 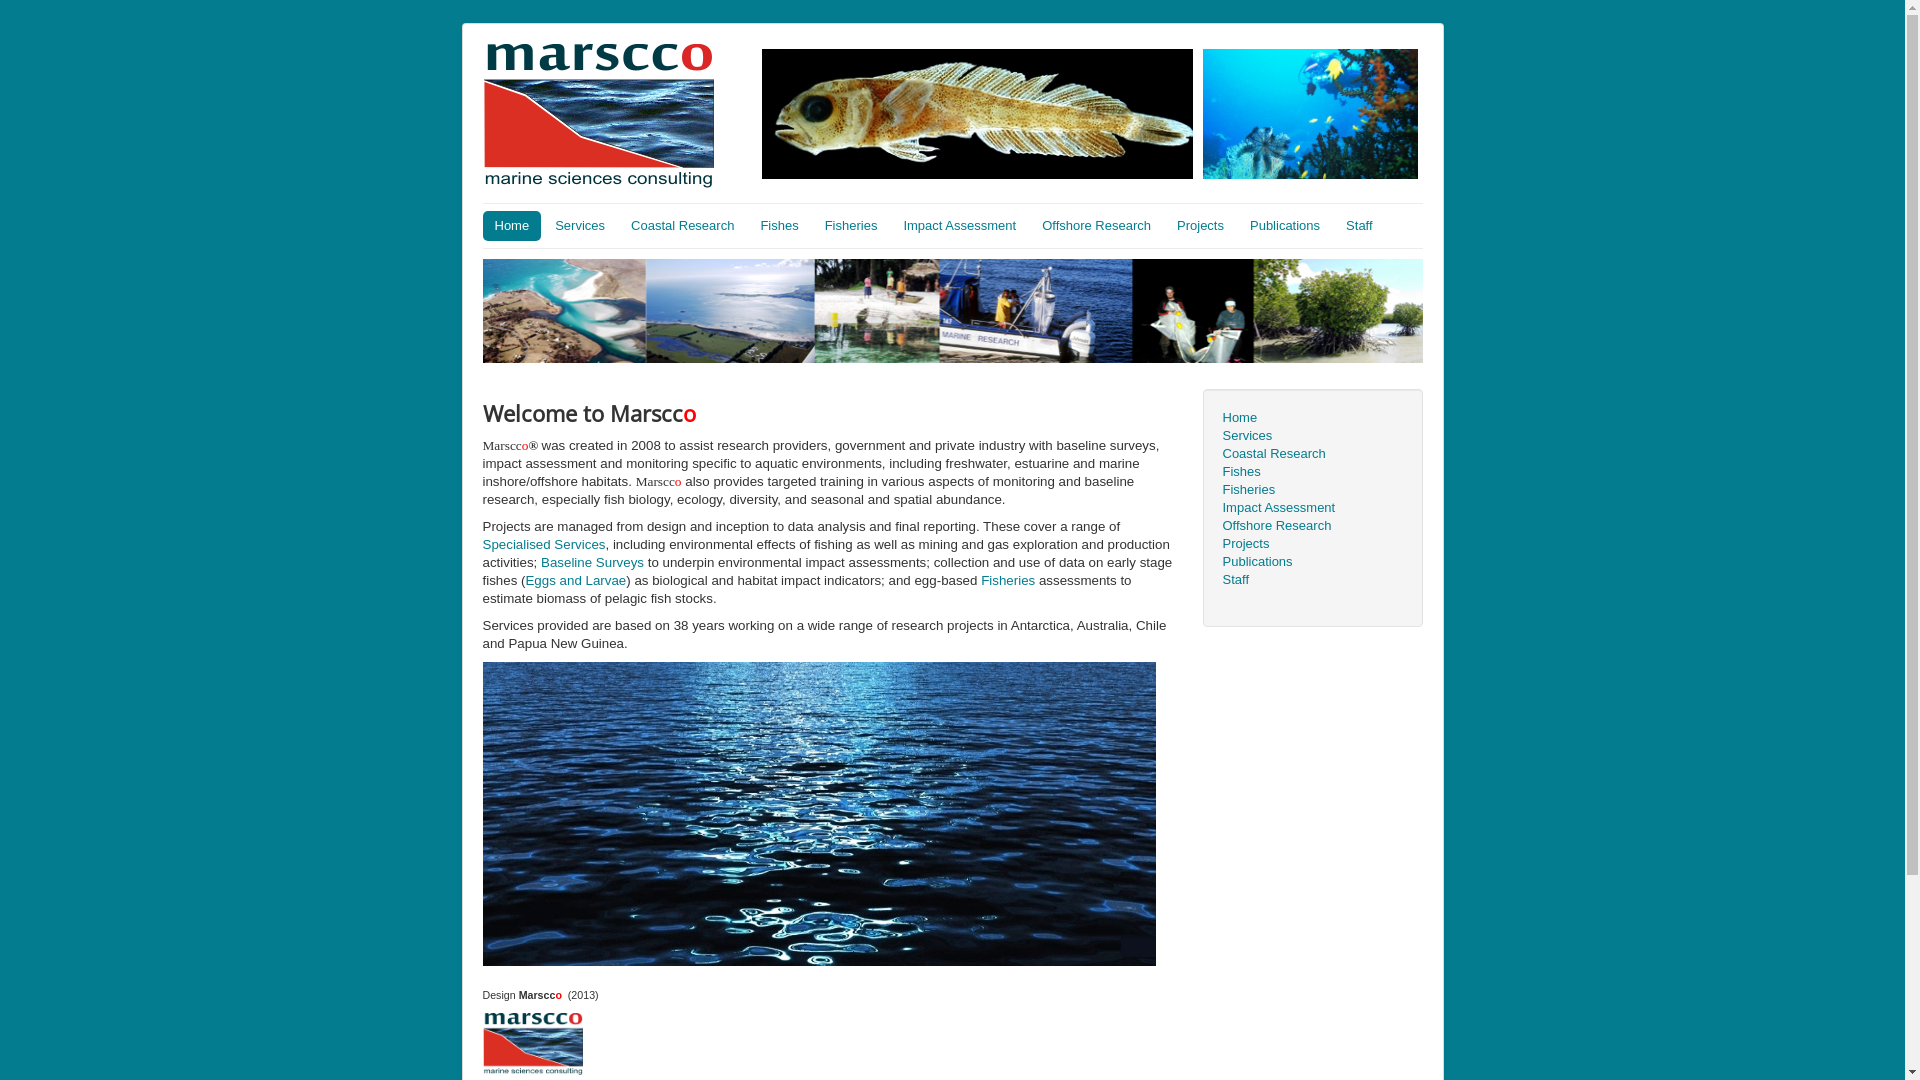 What do you see at coordinates (1311, 507) in the screenshot?
I see `'Impact Assessment'` at bounding box center [1311, 507].